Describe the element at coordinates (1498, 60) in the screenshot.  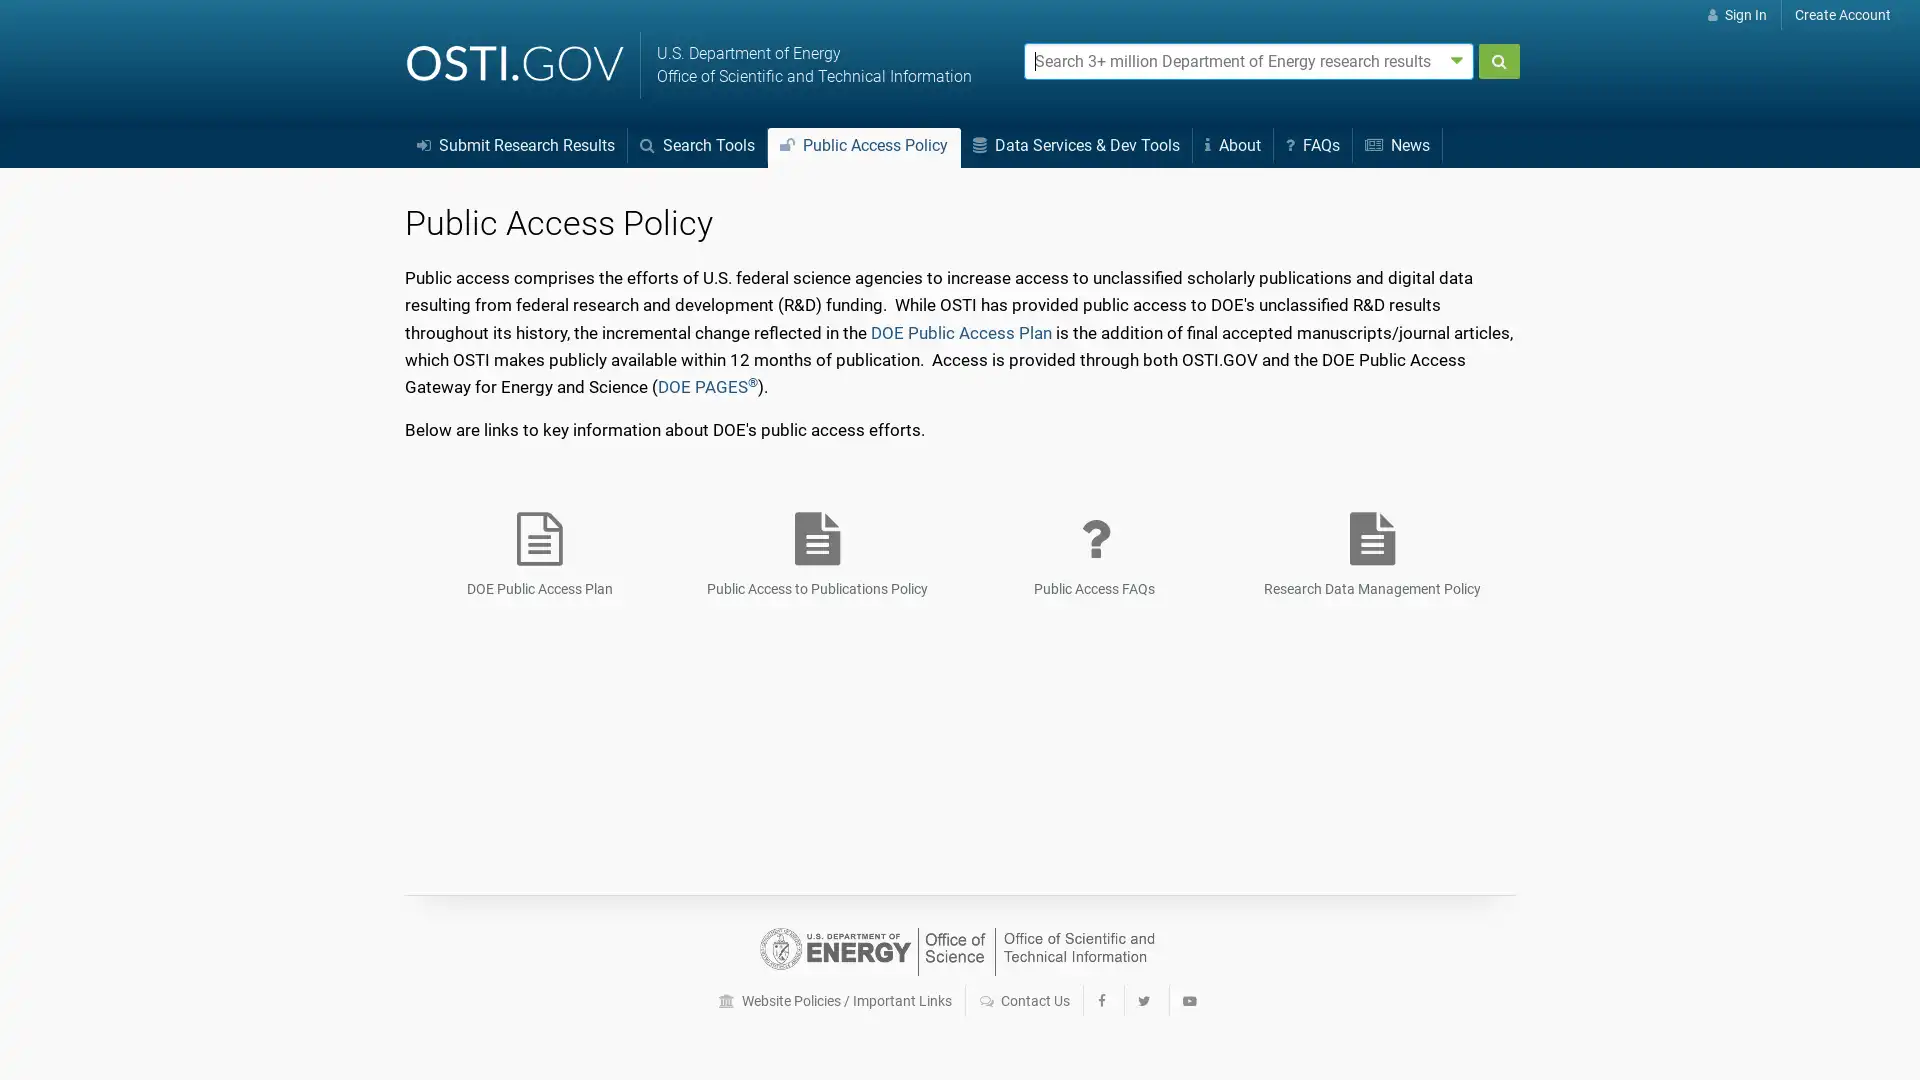
I see `Submit` at that location.